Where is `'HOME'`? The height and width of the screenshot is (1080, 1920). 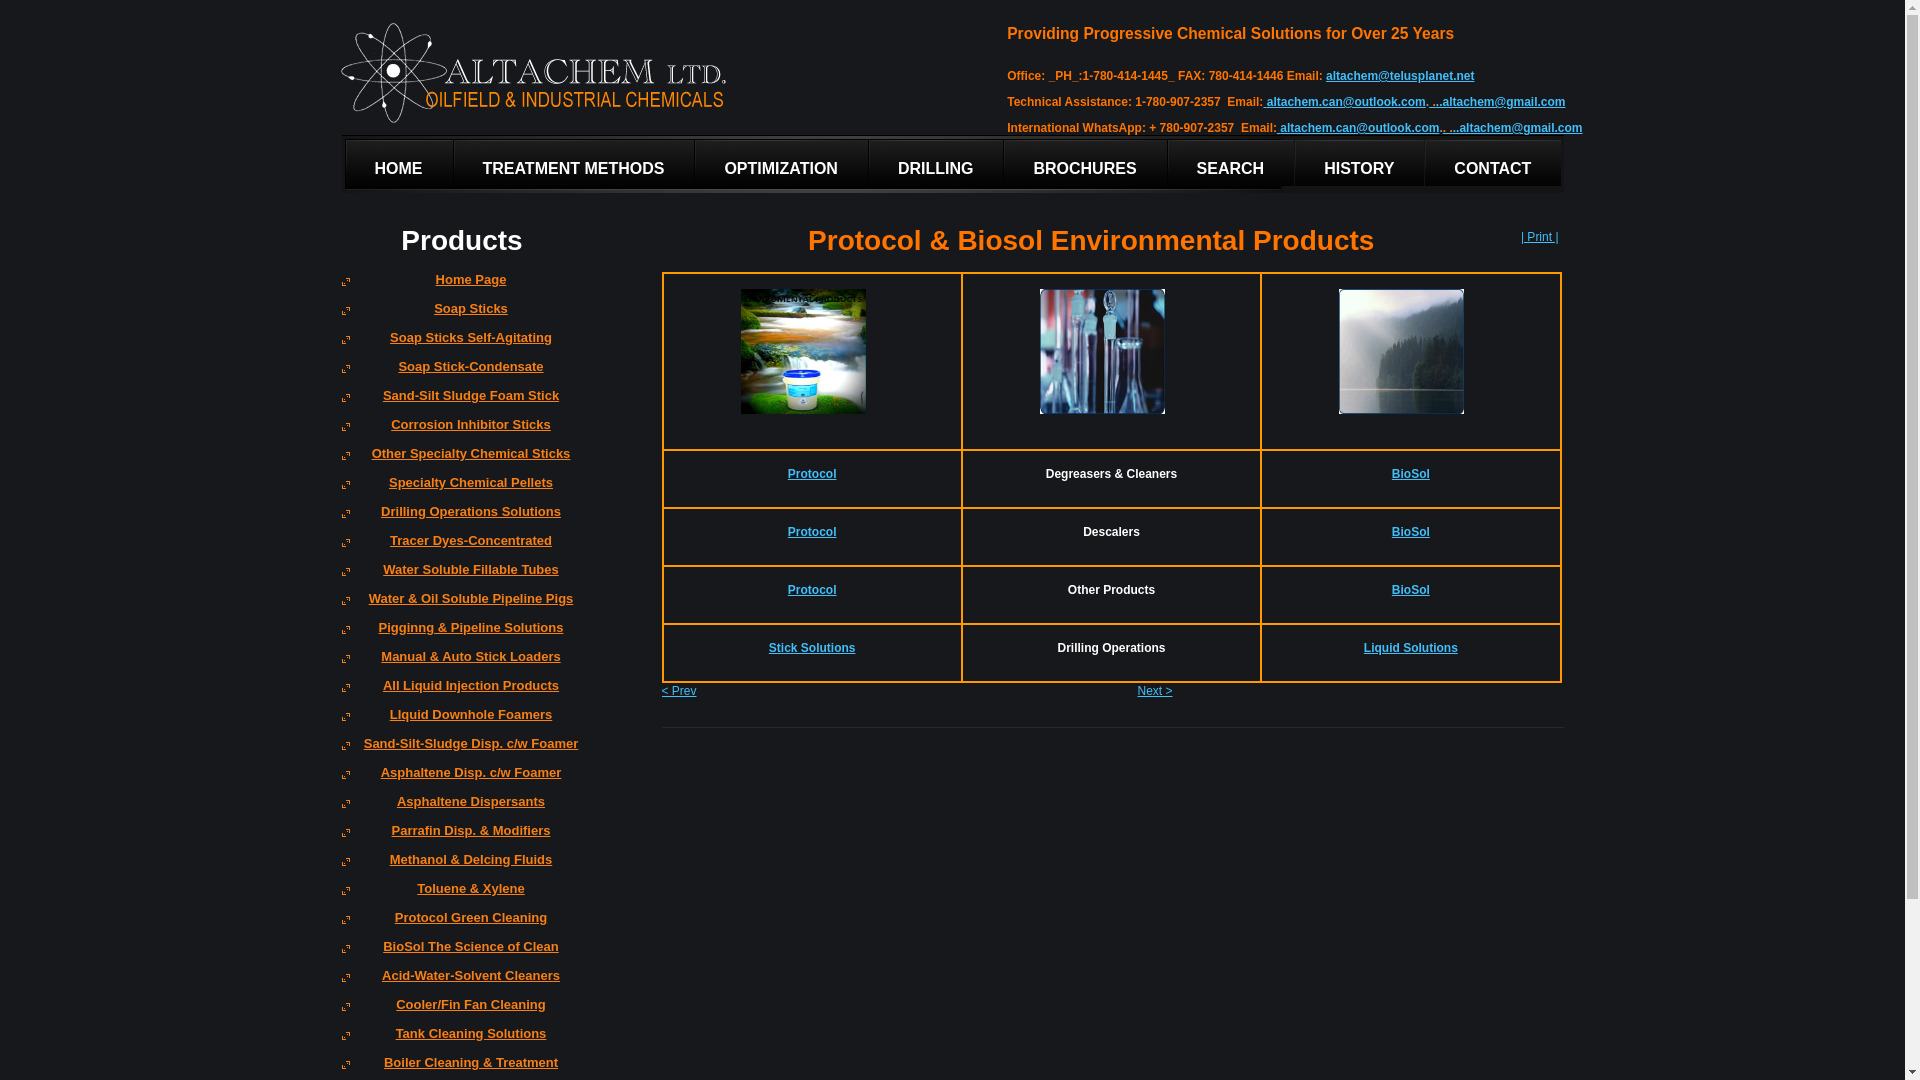
'HOME' is located at coordinates (345, 163).